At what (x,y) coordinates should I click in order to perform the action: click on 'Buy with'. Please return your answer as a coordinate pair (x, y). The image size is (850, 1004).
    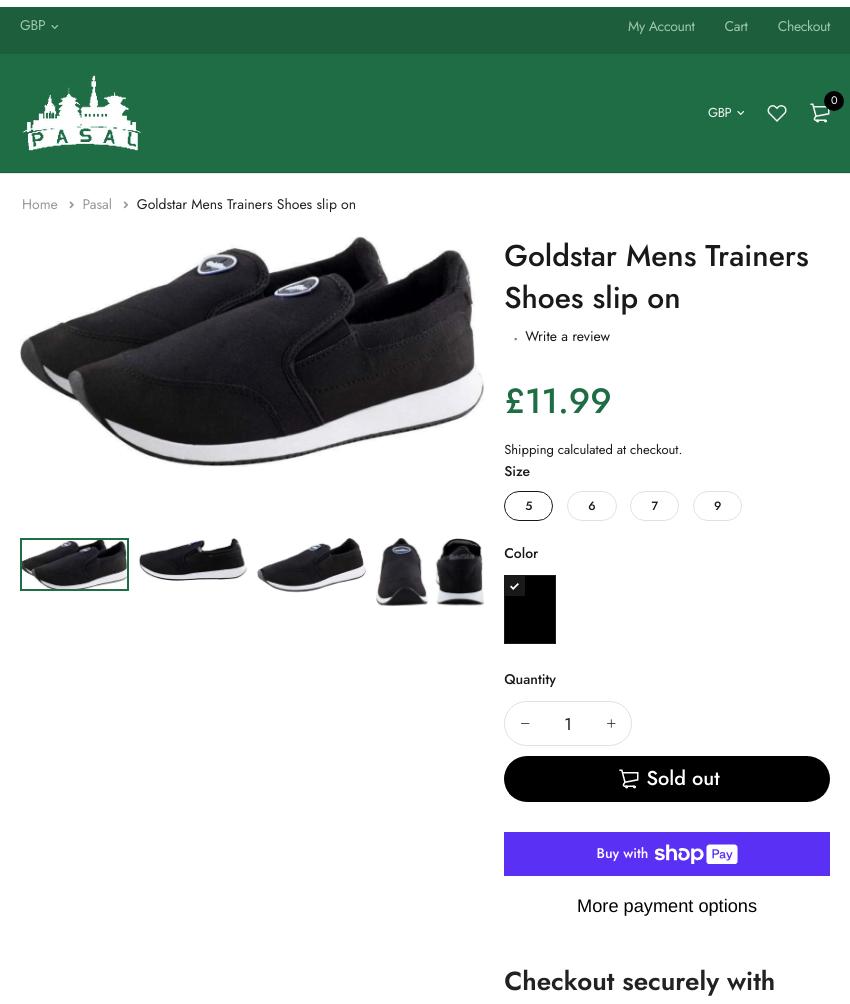
    Looking at the image, I should click on (622, 854).